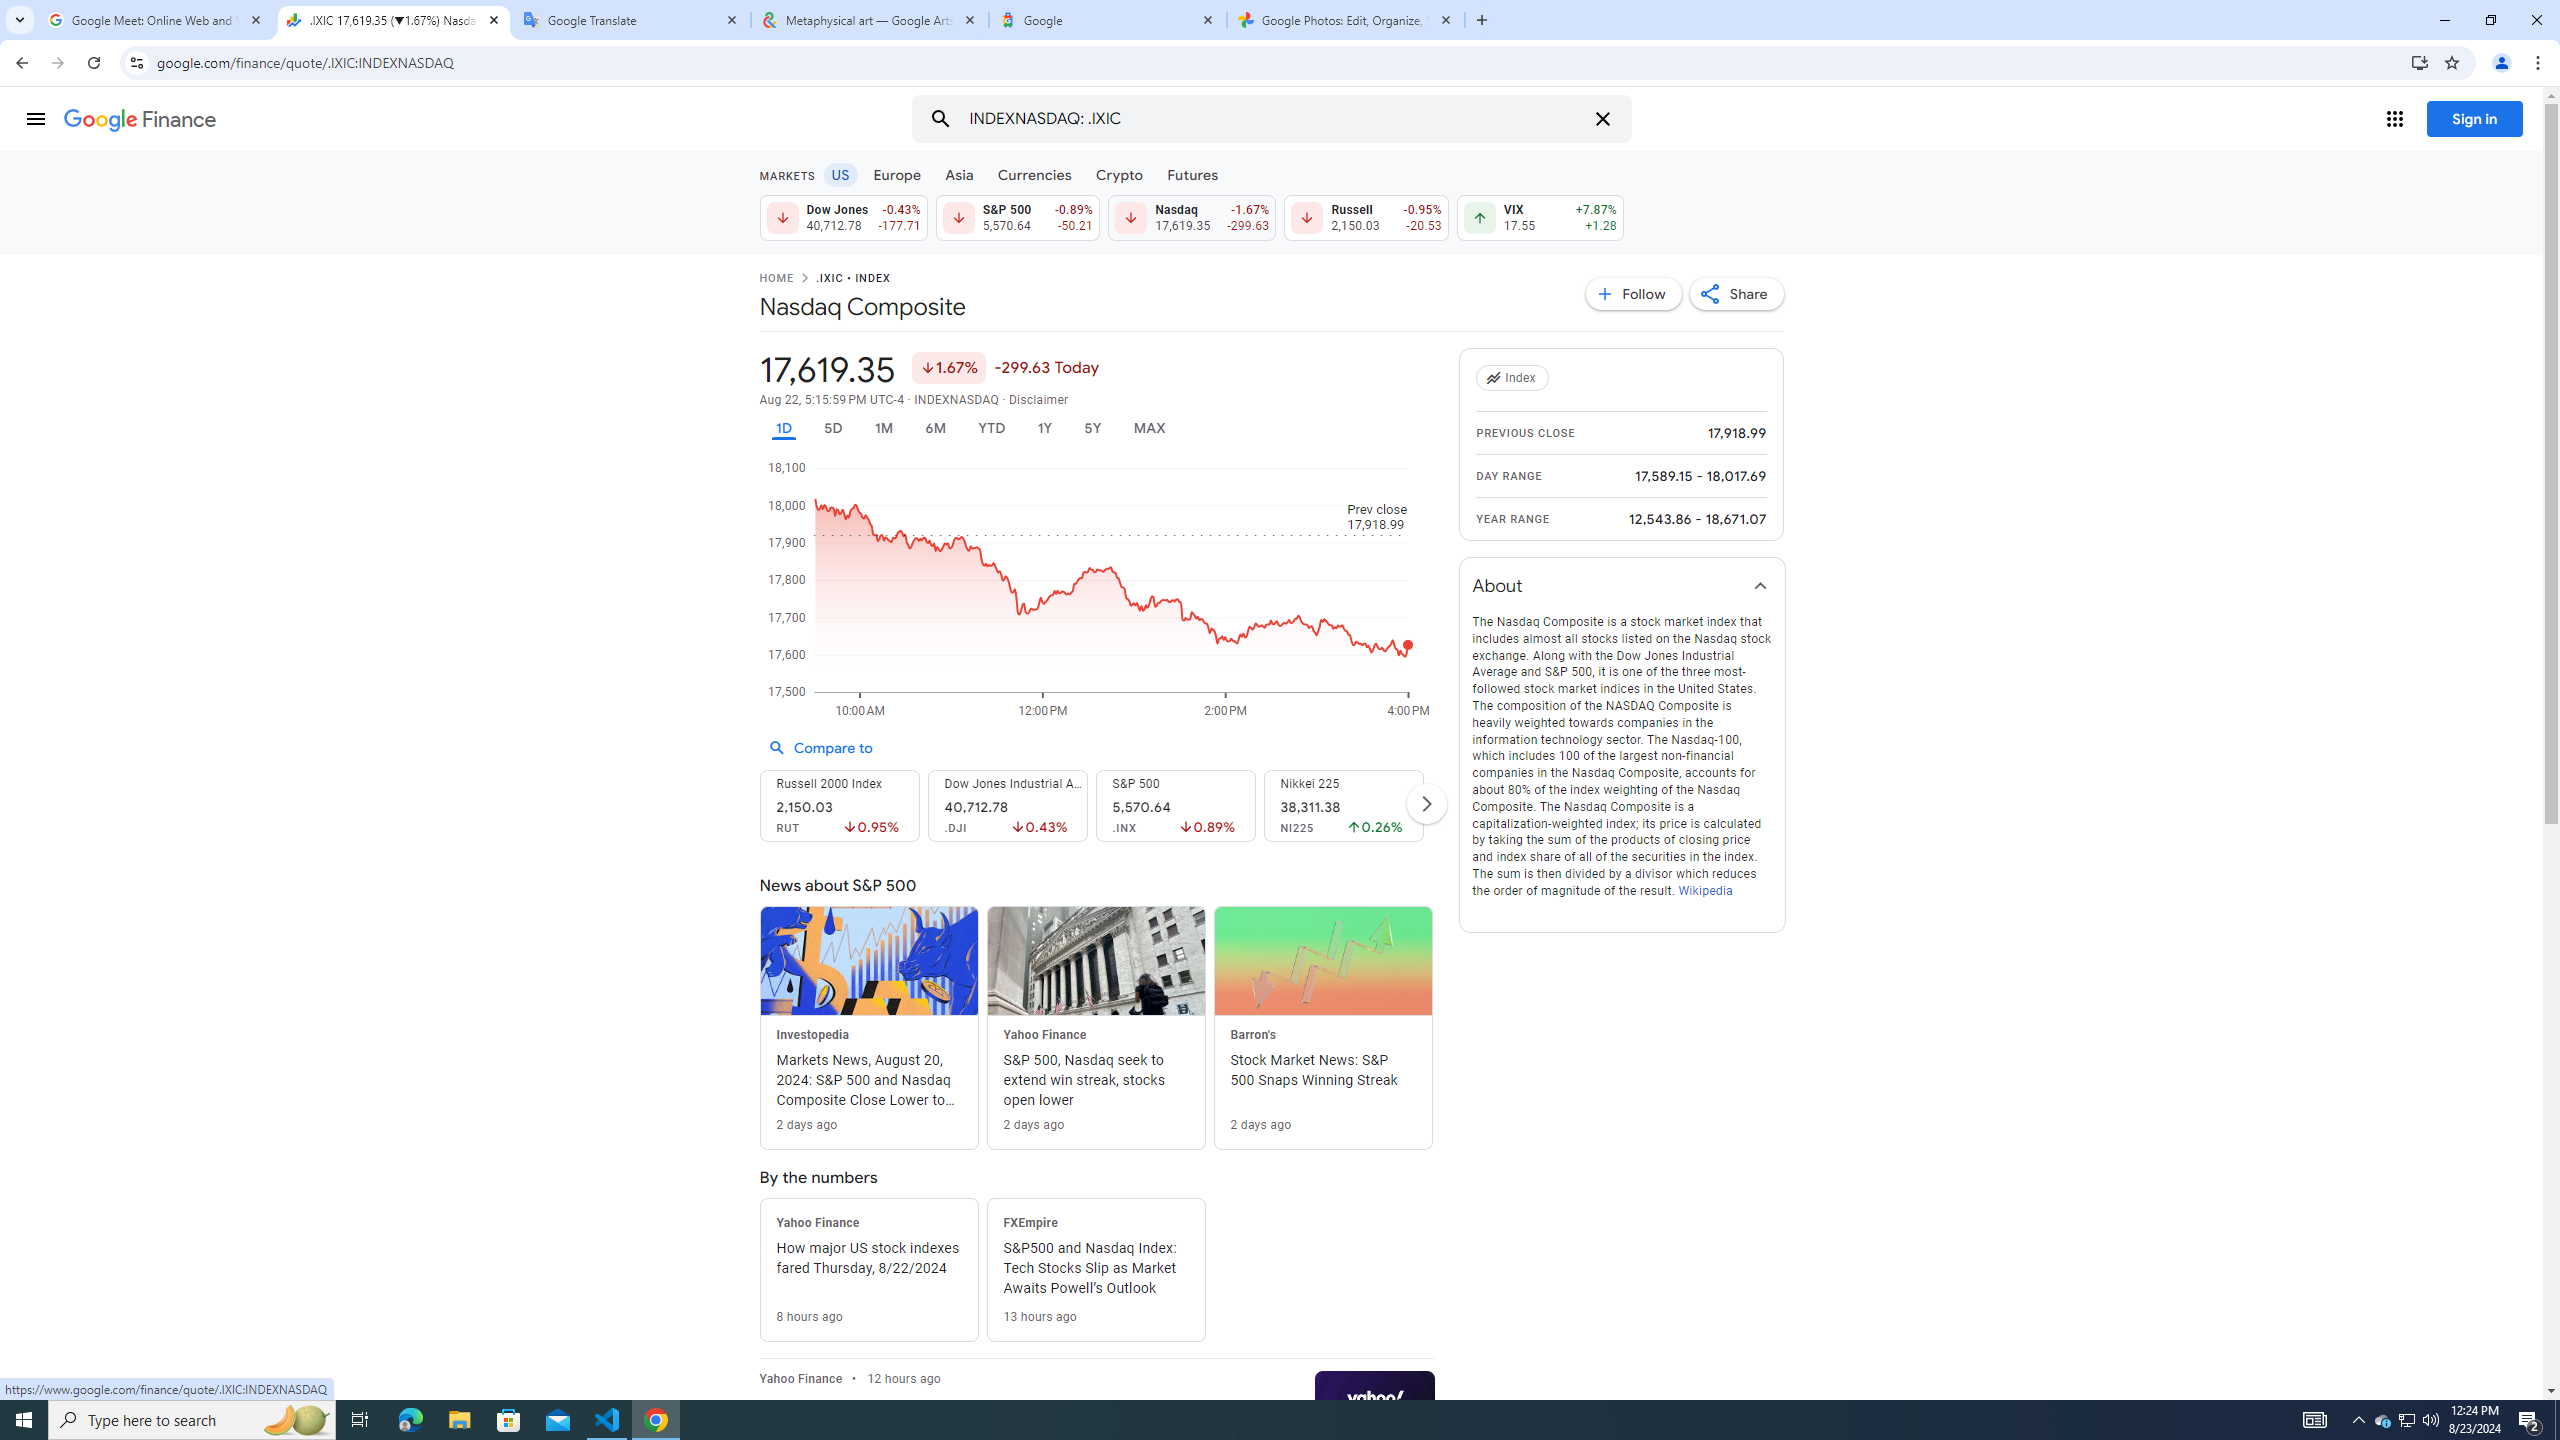 The image size is (2560, 1440). I want to click on 'Index', so click(1515, 378).